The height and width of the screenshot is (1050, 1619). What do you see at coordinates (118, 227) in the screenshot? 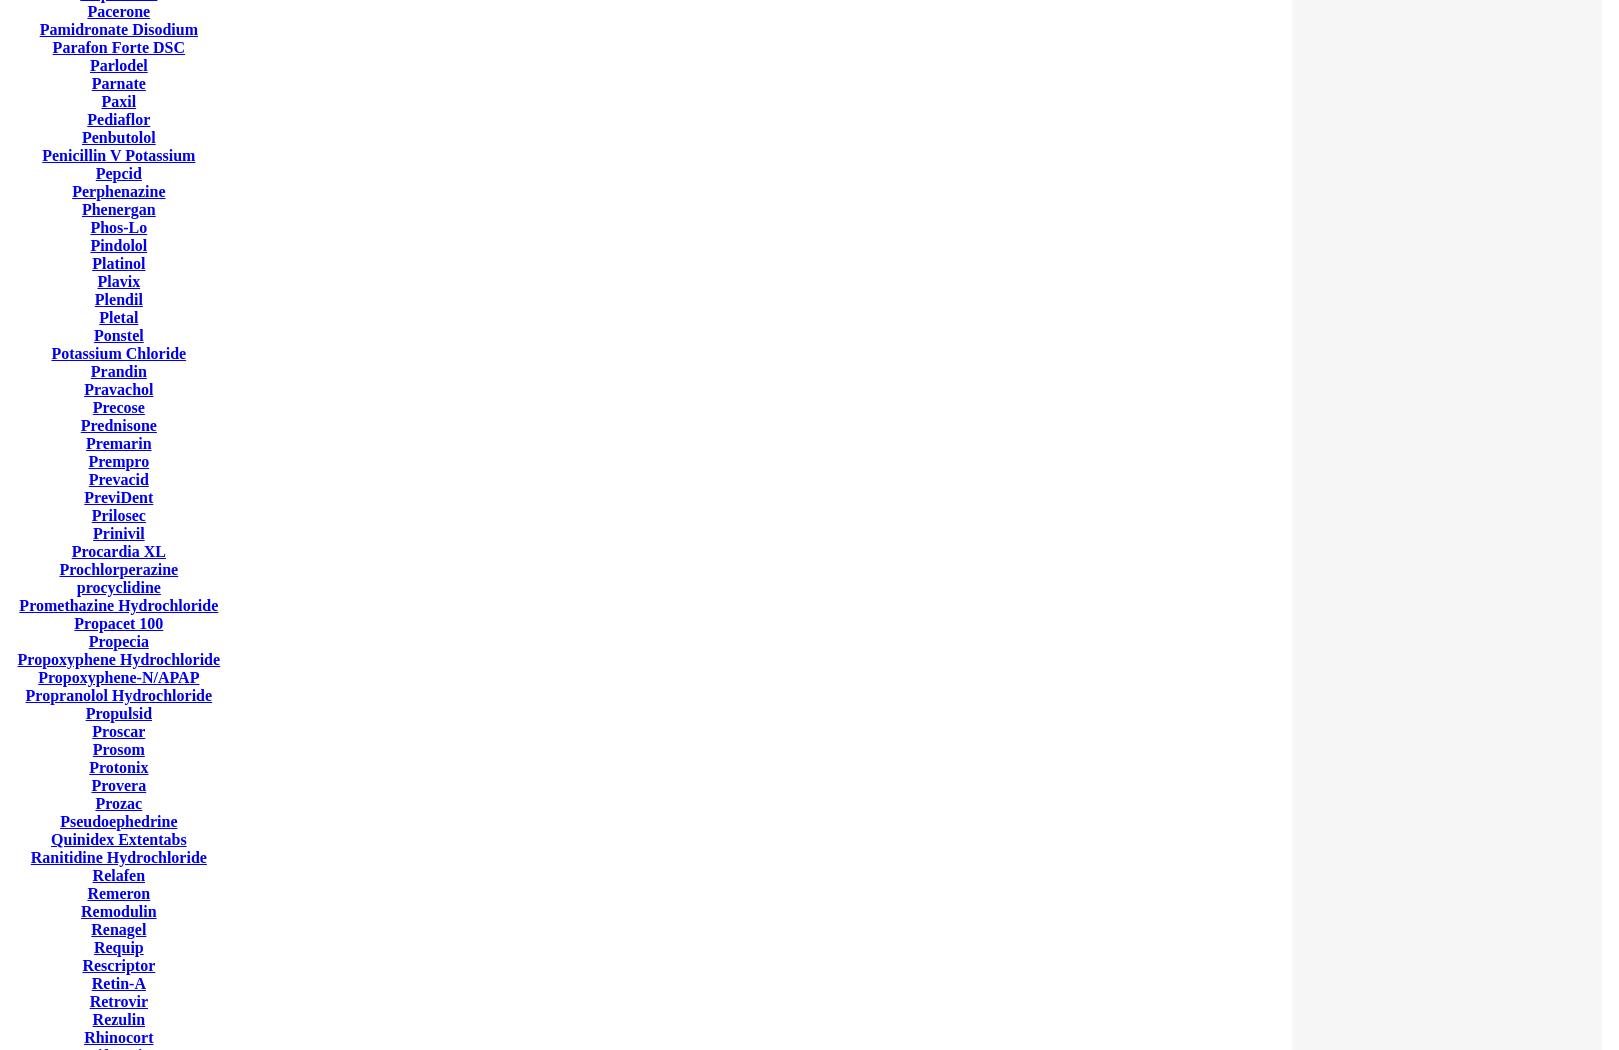
I see `'Phos-Lo'` at bounding box center [118, 227].